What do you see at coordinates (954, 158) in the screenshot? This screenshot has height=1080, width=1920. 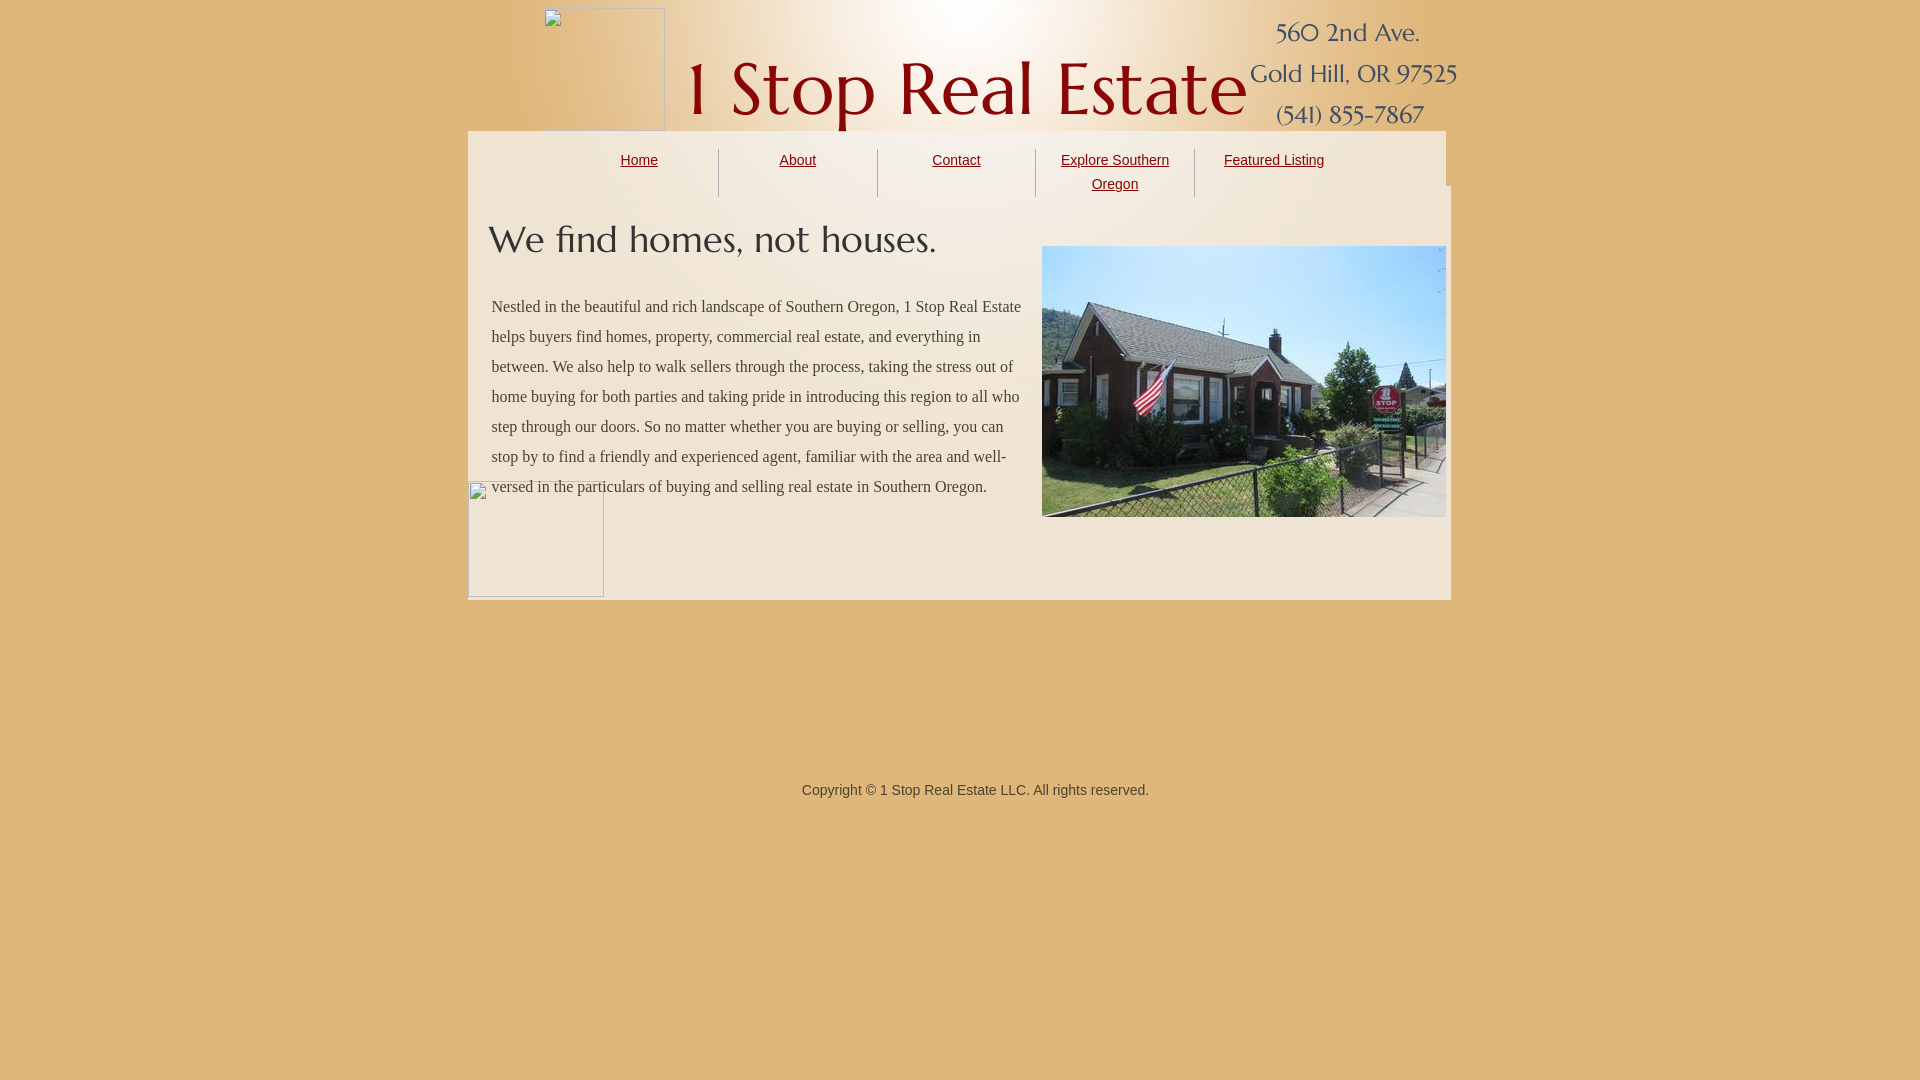 I see `'Contact'` at bounding box center [954, 158].